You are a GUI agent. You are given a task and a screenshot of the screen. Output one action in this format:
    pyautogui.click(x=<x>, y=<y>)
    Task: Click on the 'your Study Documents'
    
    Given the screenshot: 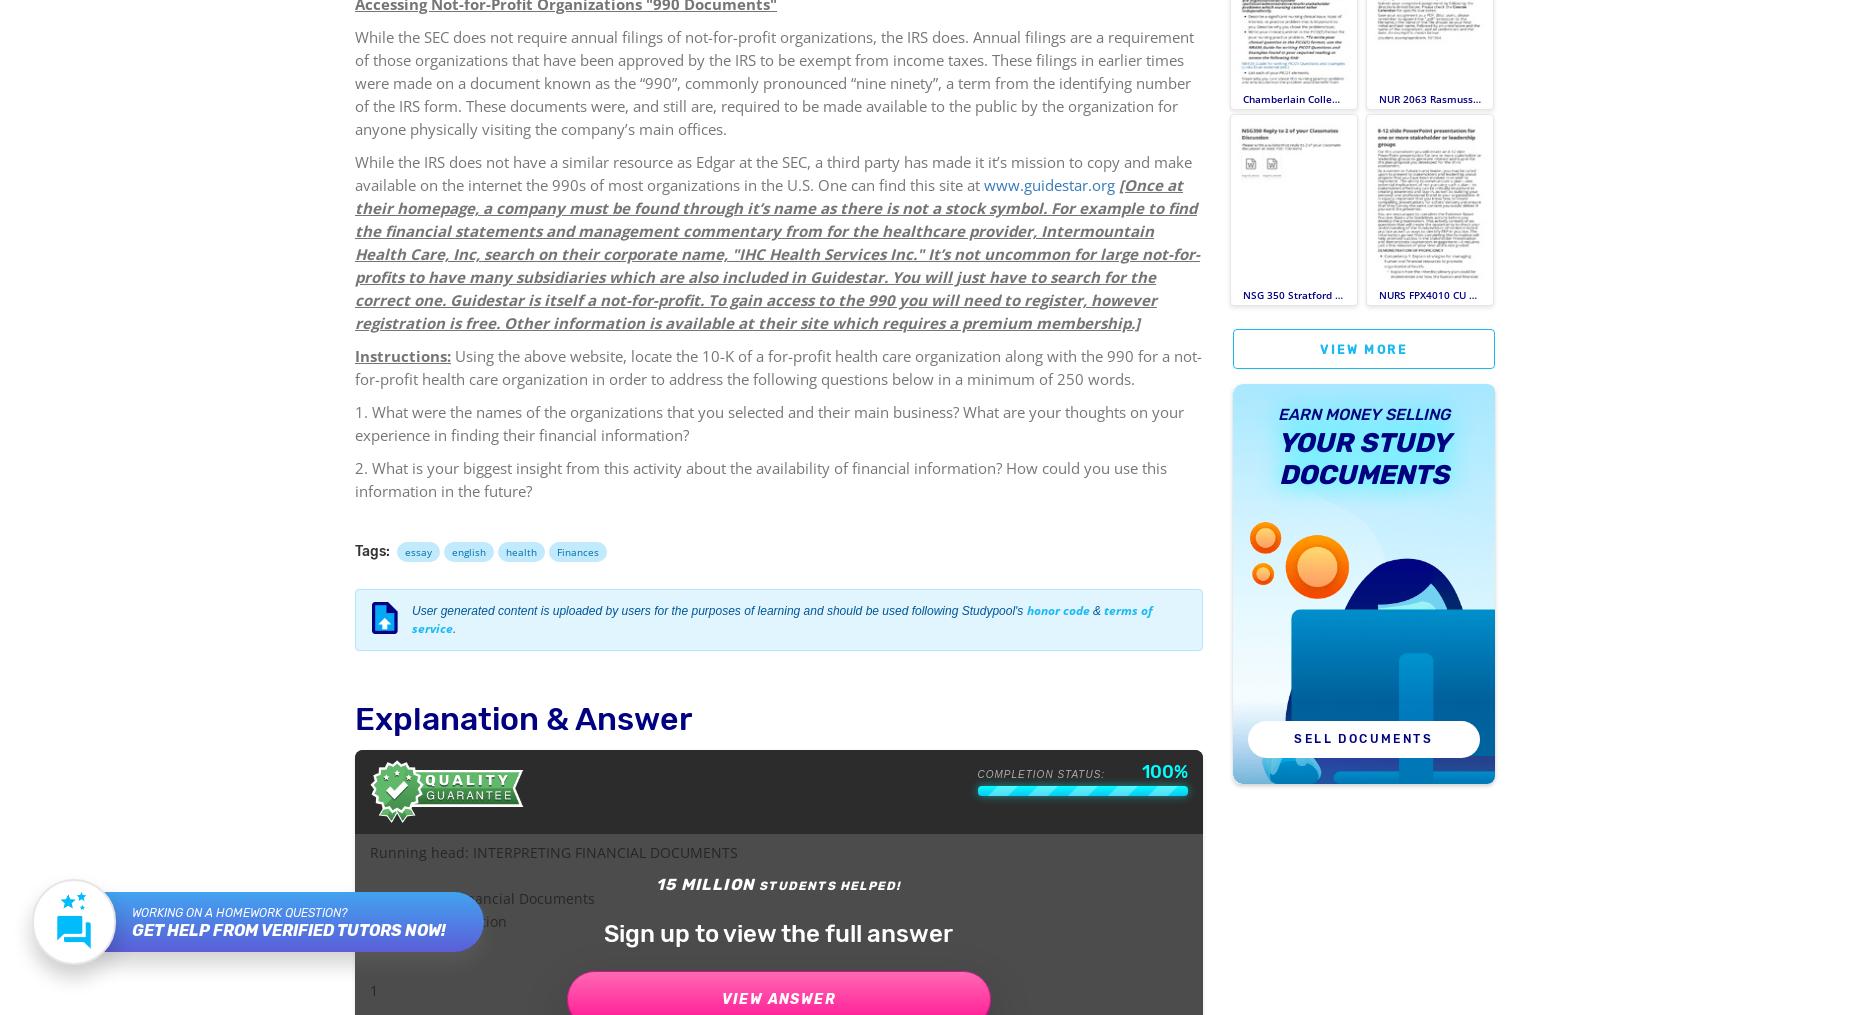 What is the action you would take?
    pyautogui.click(x=1362, y=457)
    